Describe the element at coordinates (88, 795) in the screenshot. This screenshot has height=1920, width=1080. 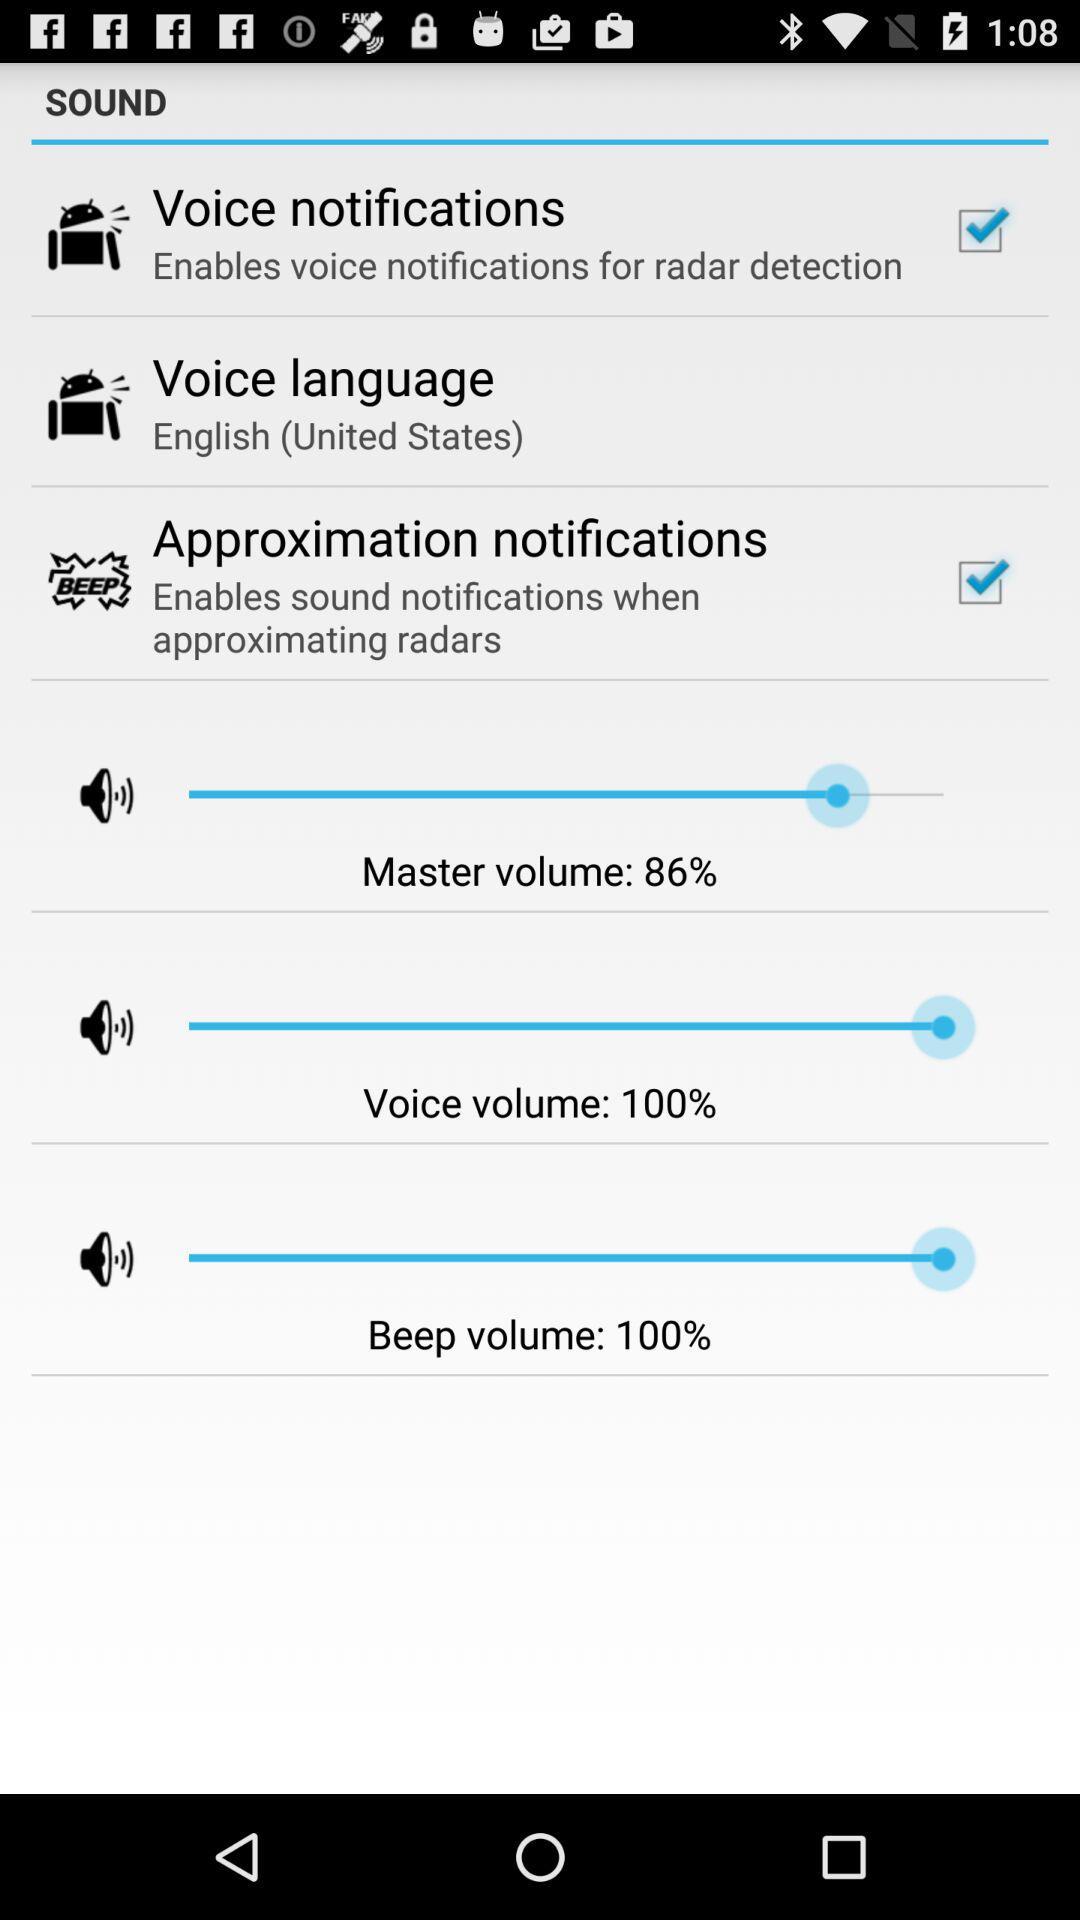
I see `first volume icon` at that location.